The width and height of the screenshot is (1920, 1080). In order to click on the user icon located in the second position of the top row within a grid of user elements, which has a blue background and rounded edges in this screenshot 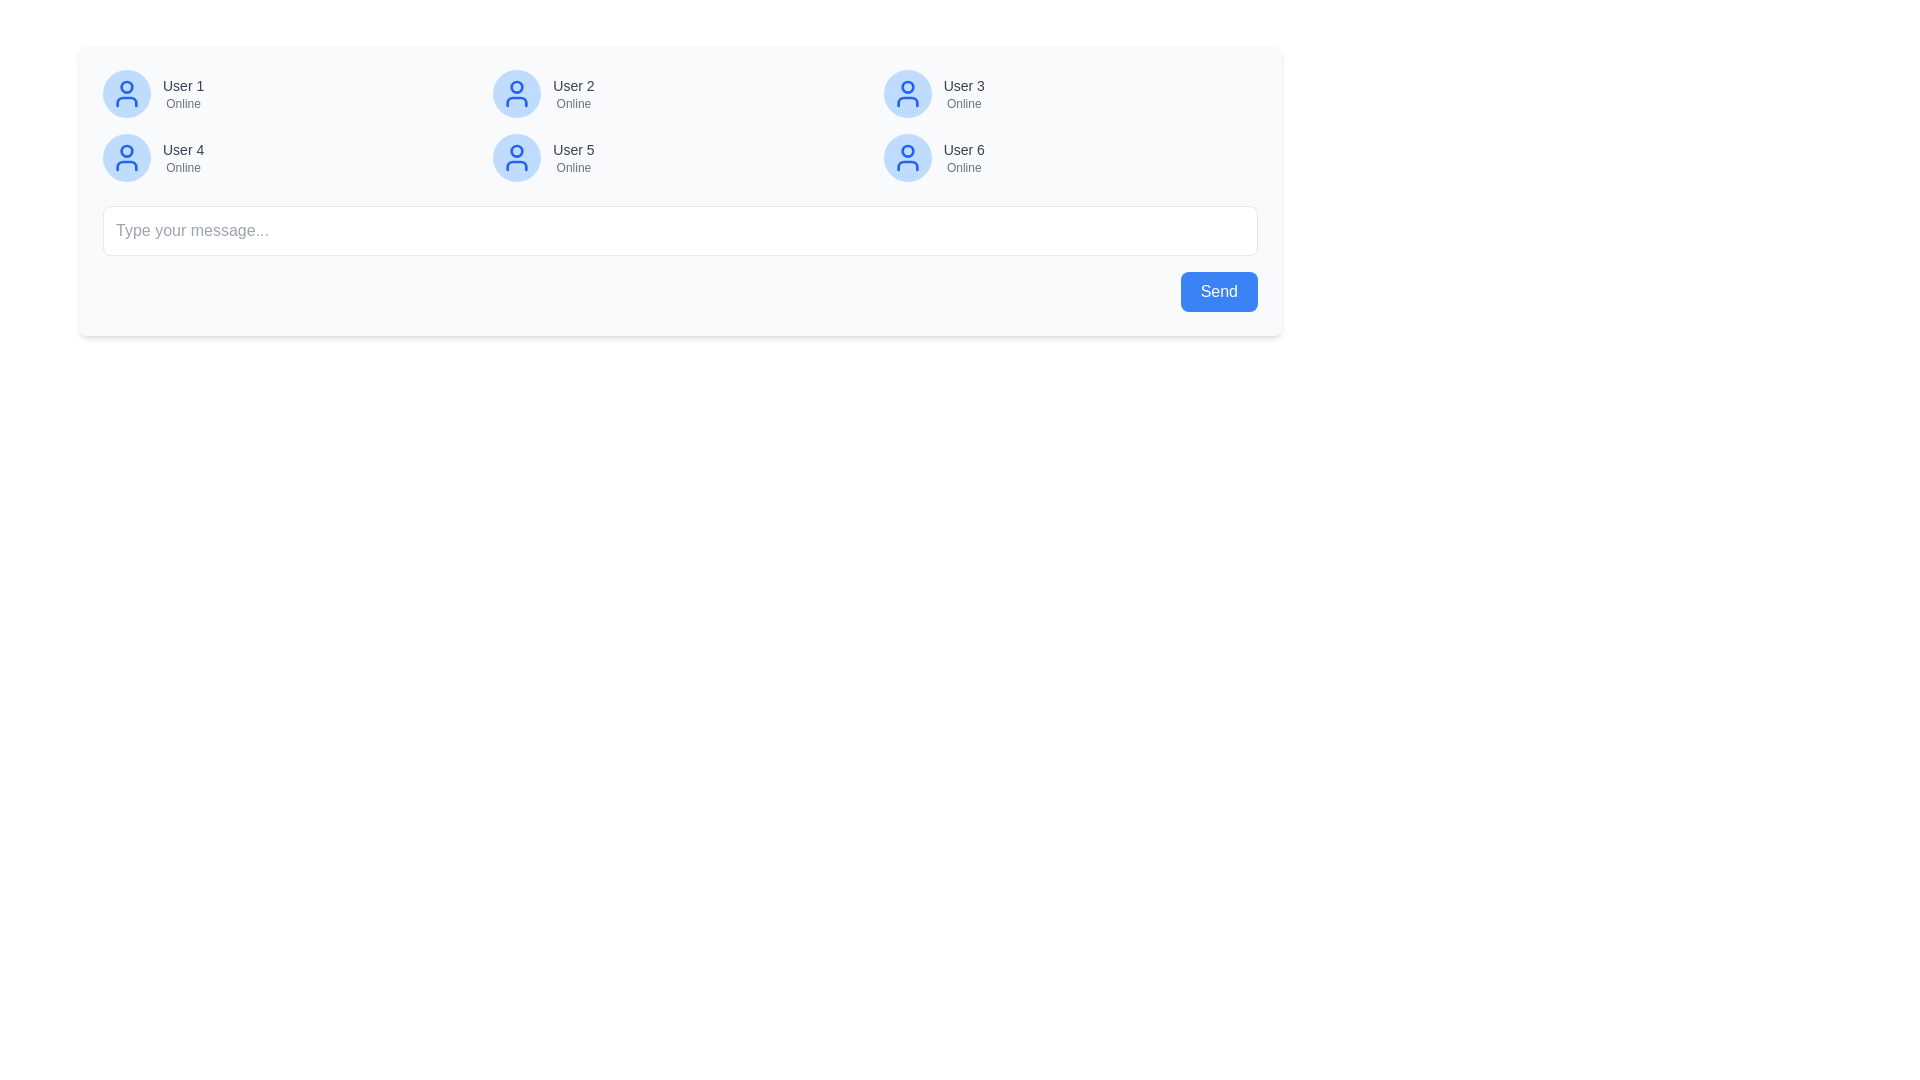, I will do `click(517, 93)`.